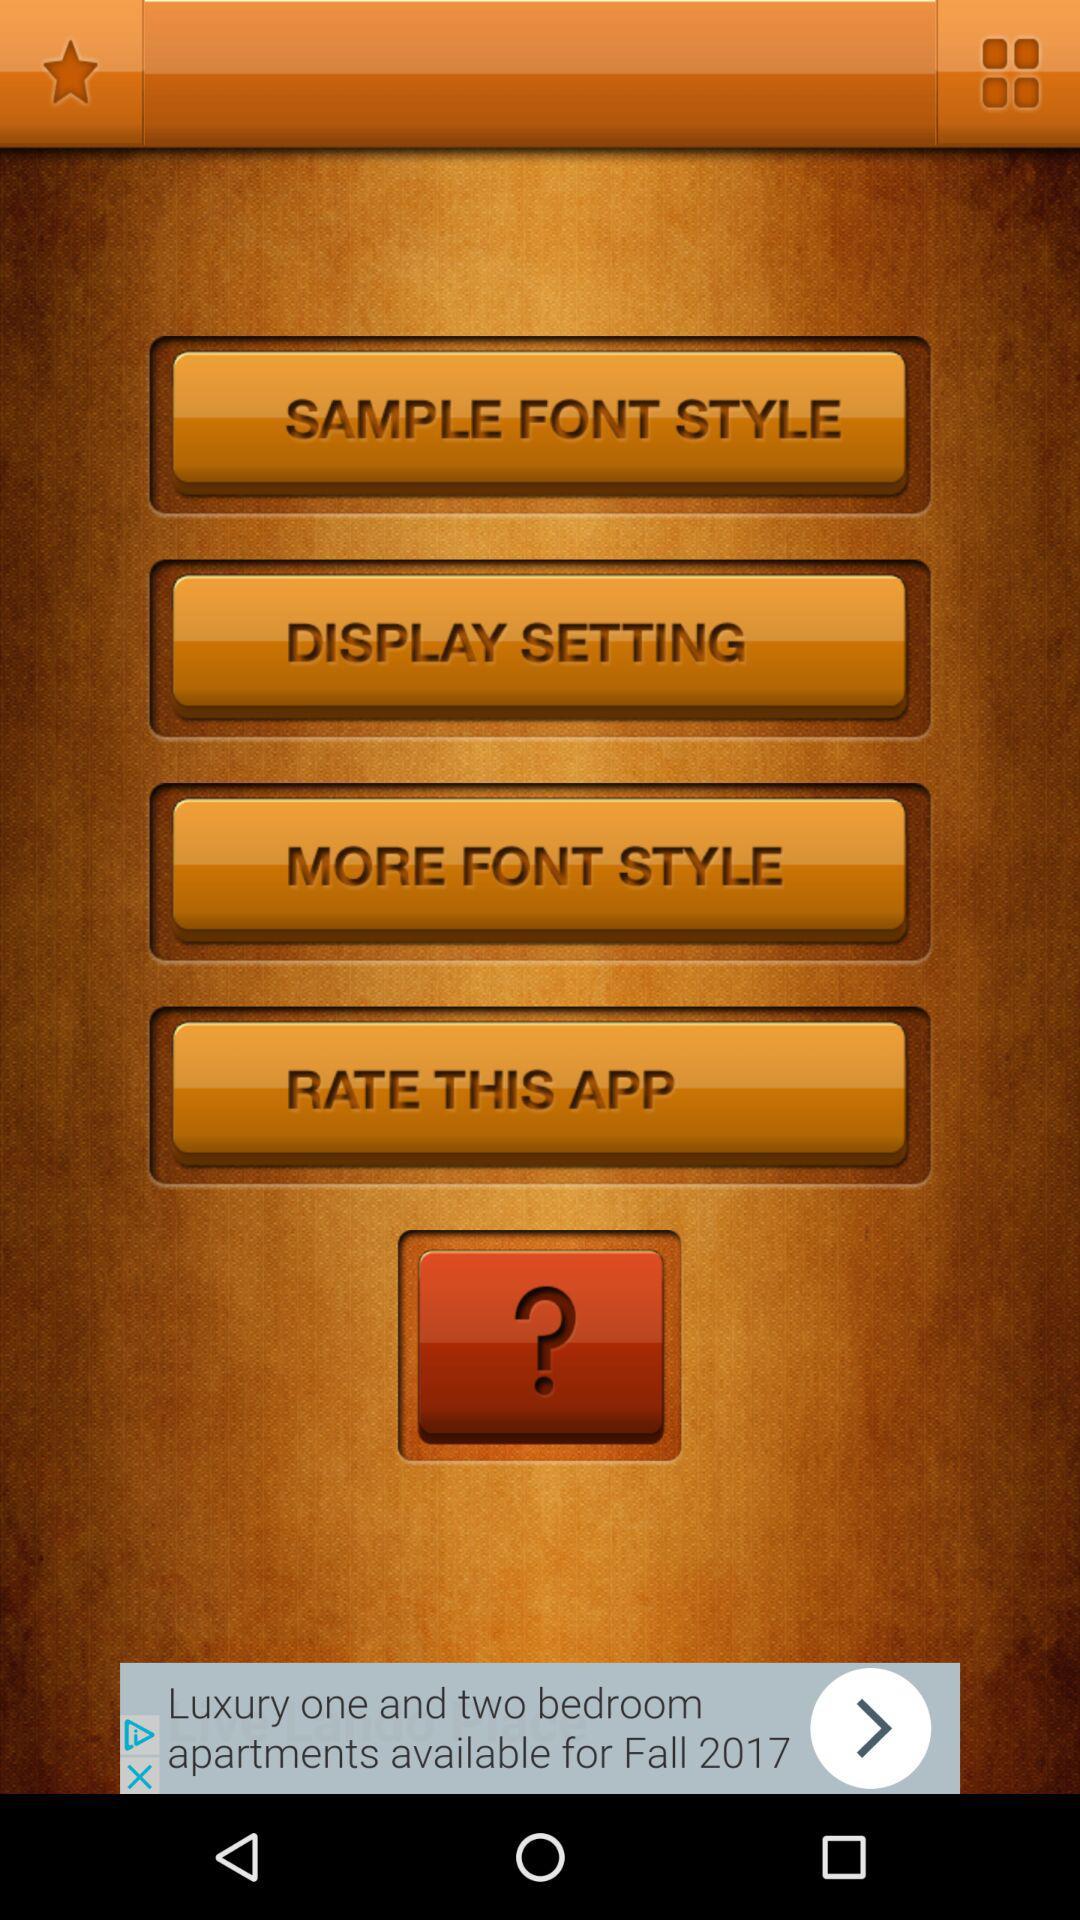 The image size is (1080, 1920). I want to click on the settio\ngs option, so click(540, 651).